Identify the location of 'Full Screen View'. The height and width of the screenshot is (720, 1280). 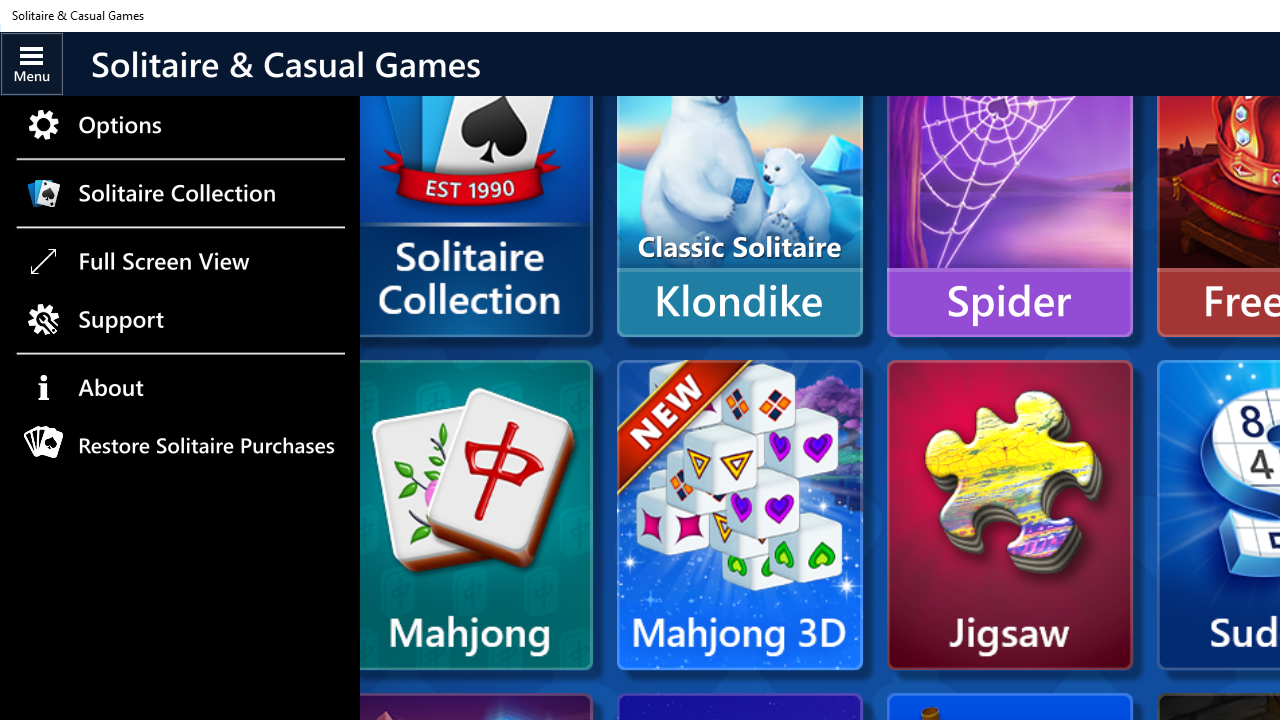
(179, 260).